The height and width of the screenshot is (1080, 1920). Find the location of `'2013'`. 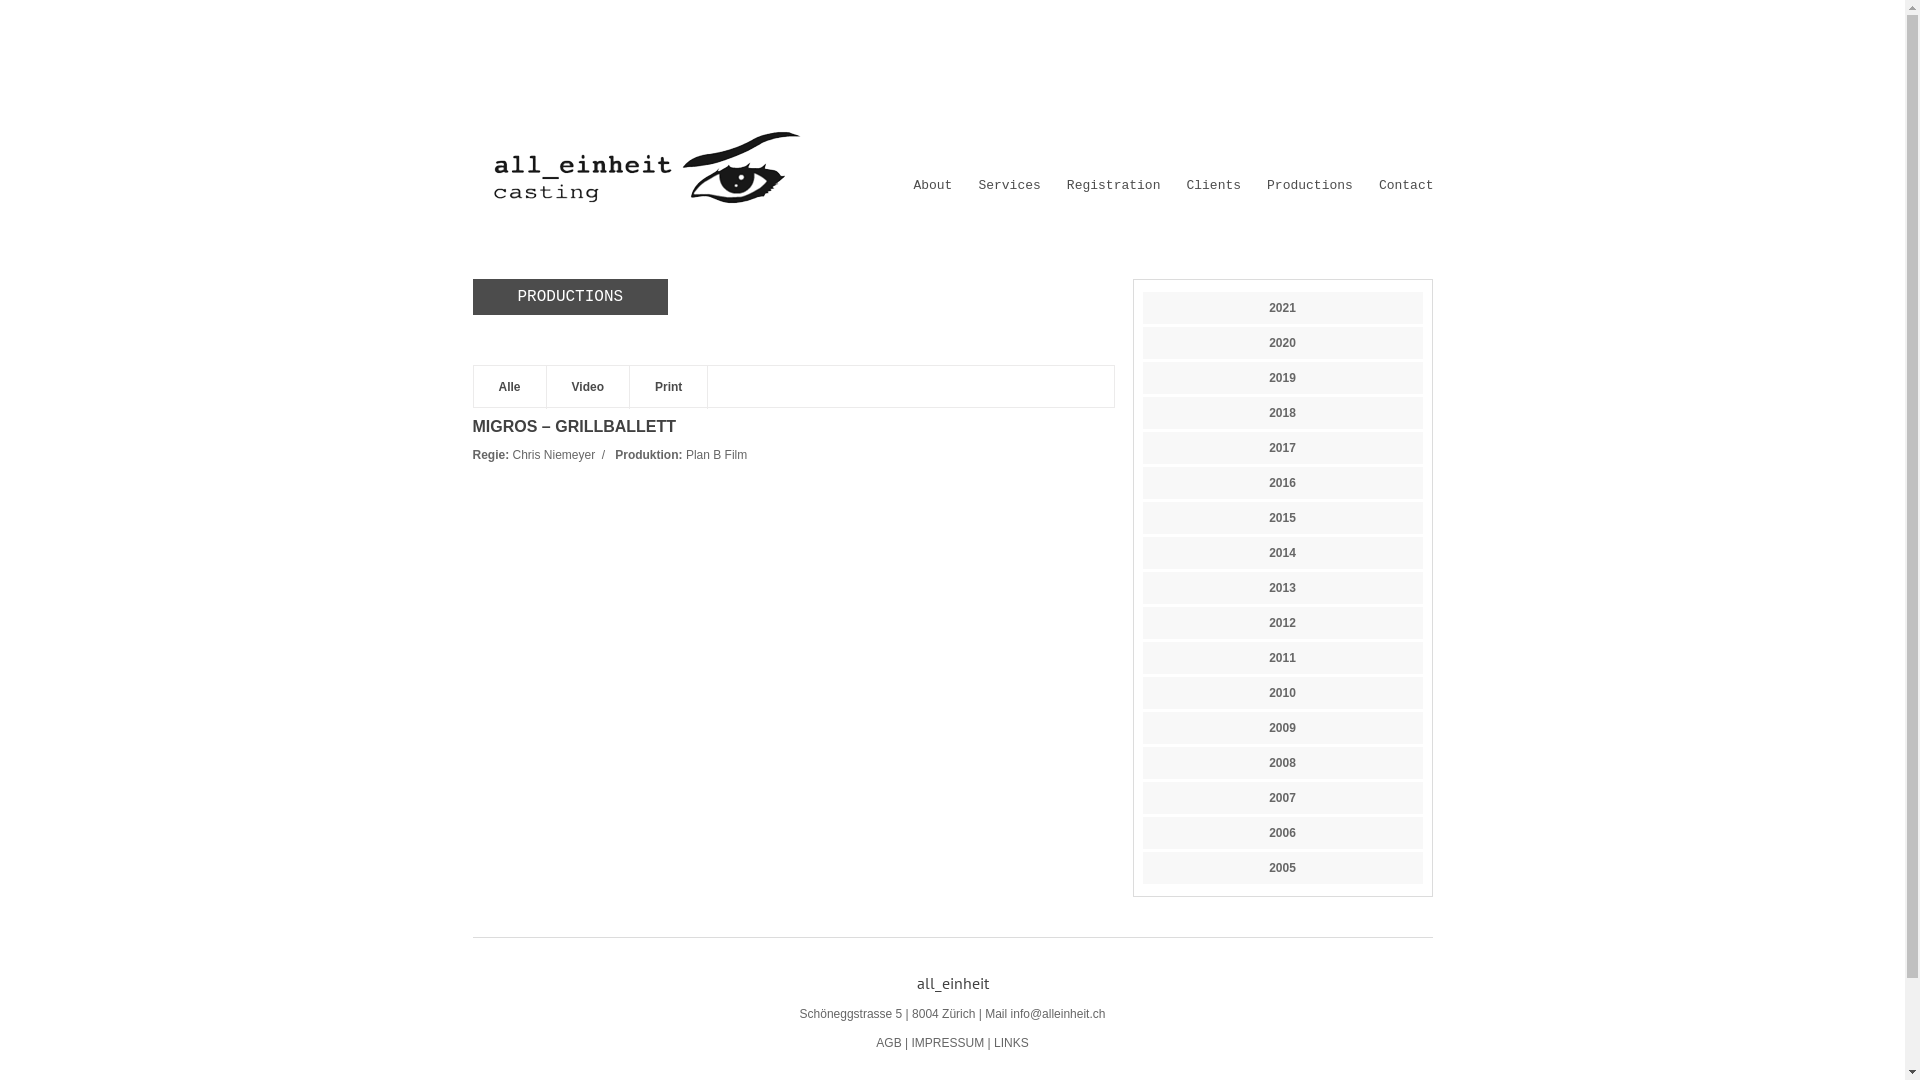

'2013' is located at coordinates (1282, 586).